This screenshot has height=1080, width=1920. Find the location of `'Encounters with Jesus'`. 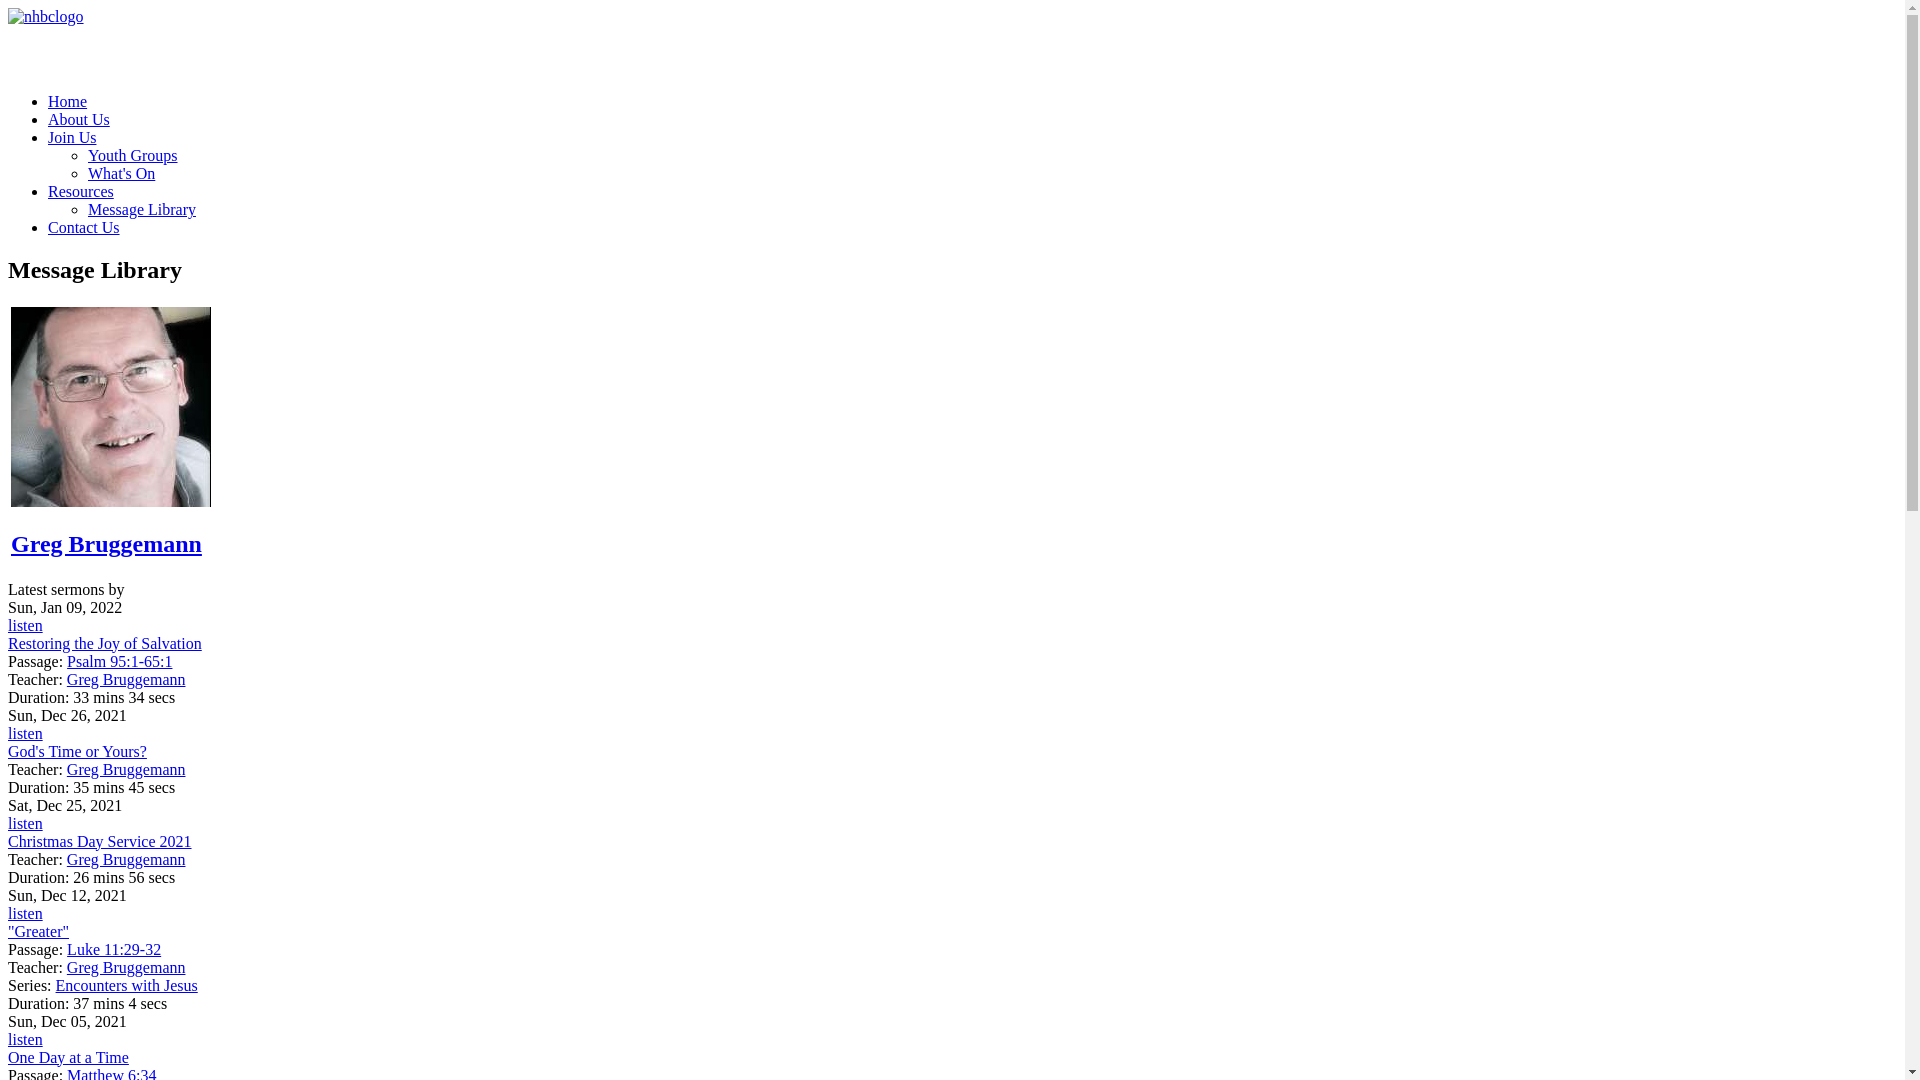

'Encounters with Jesus' is located at coordinates (125, 984).